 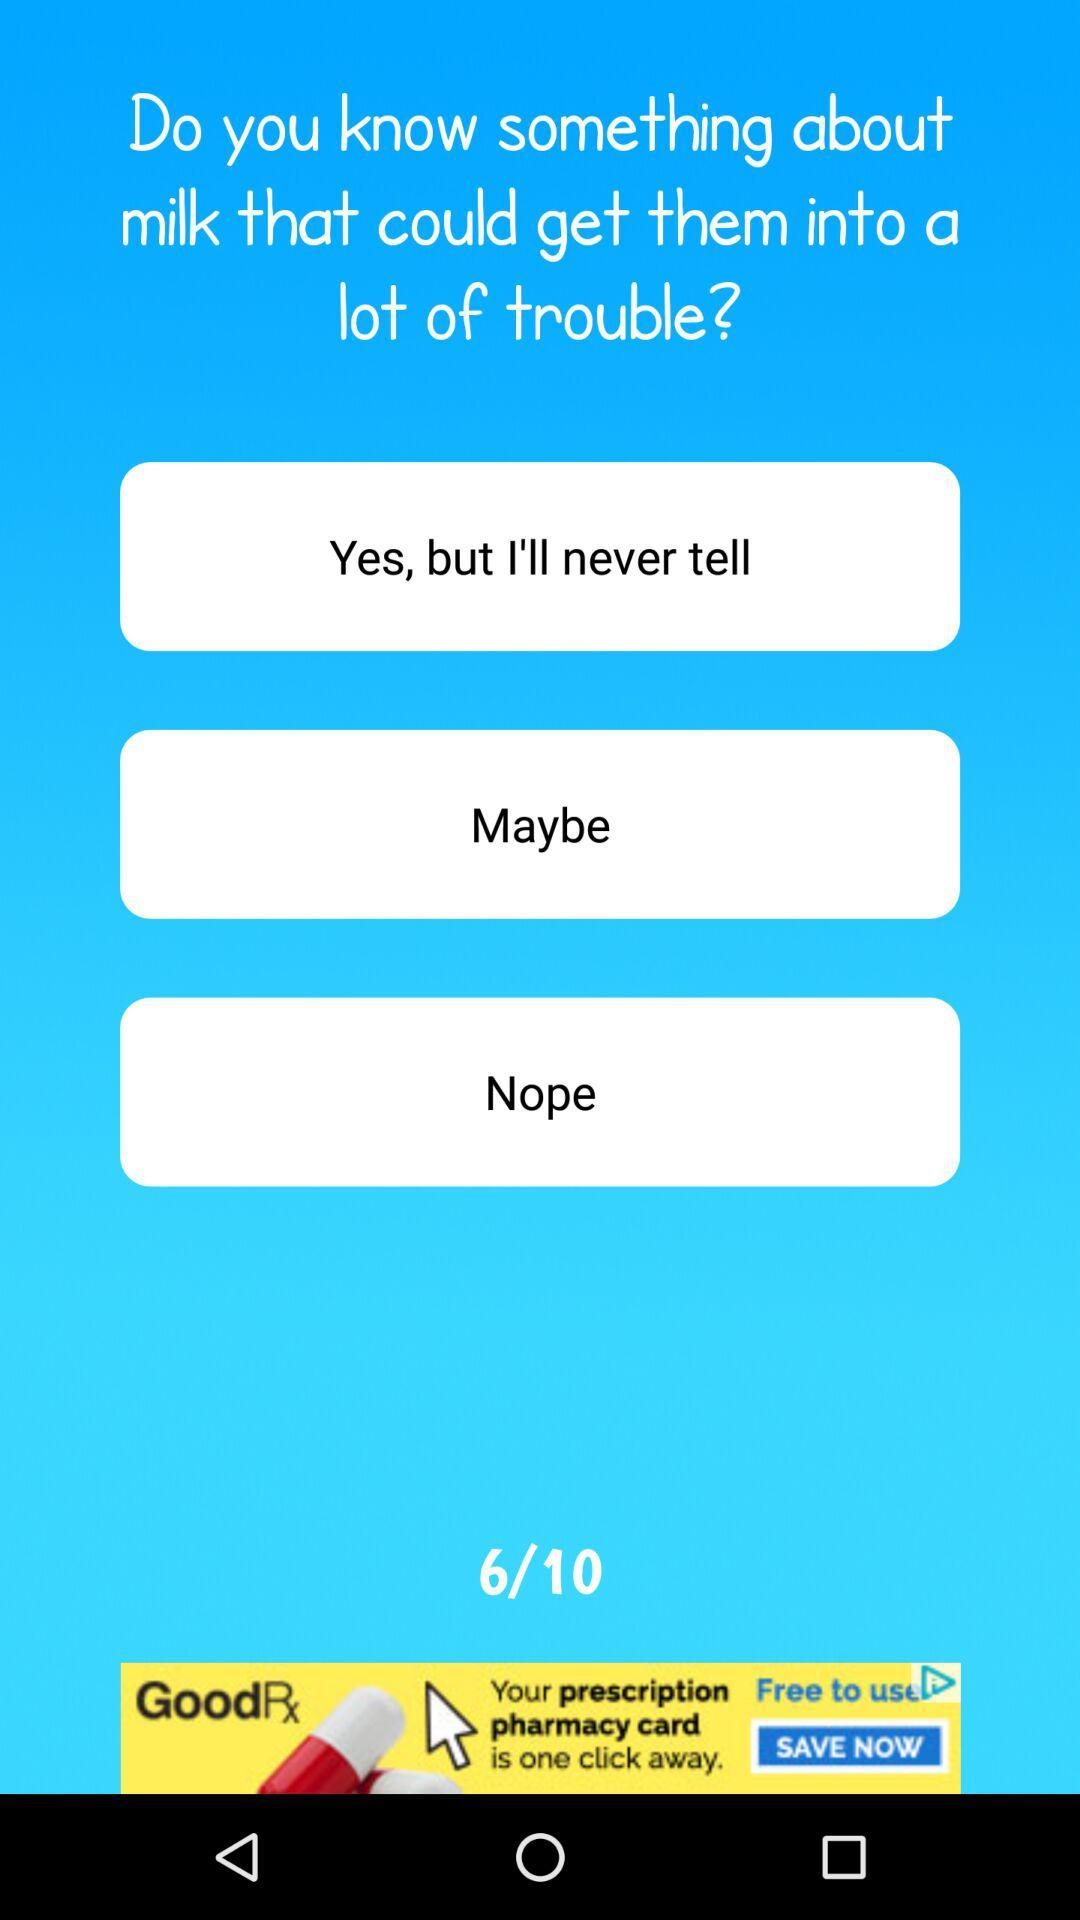 What do you see at coordinates (540, 556) in the screenshot?
I see `option` at bounding box center [540, 556].